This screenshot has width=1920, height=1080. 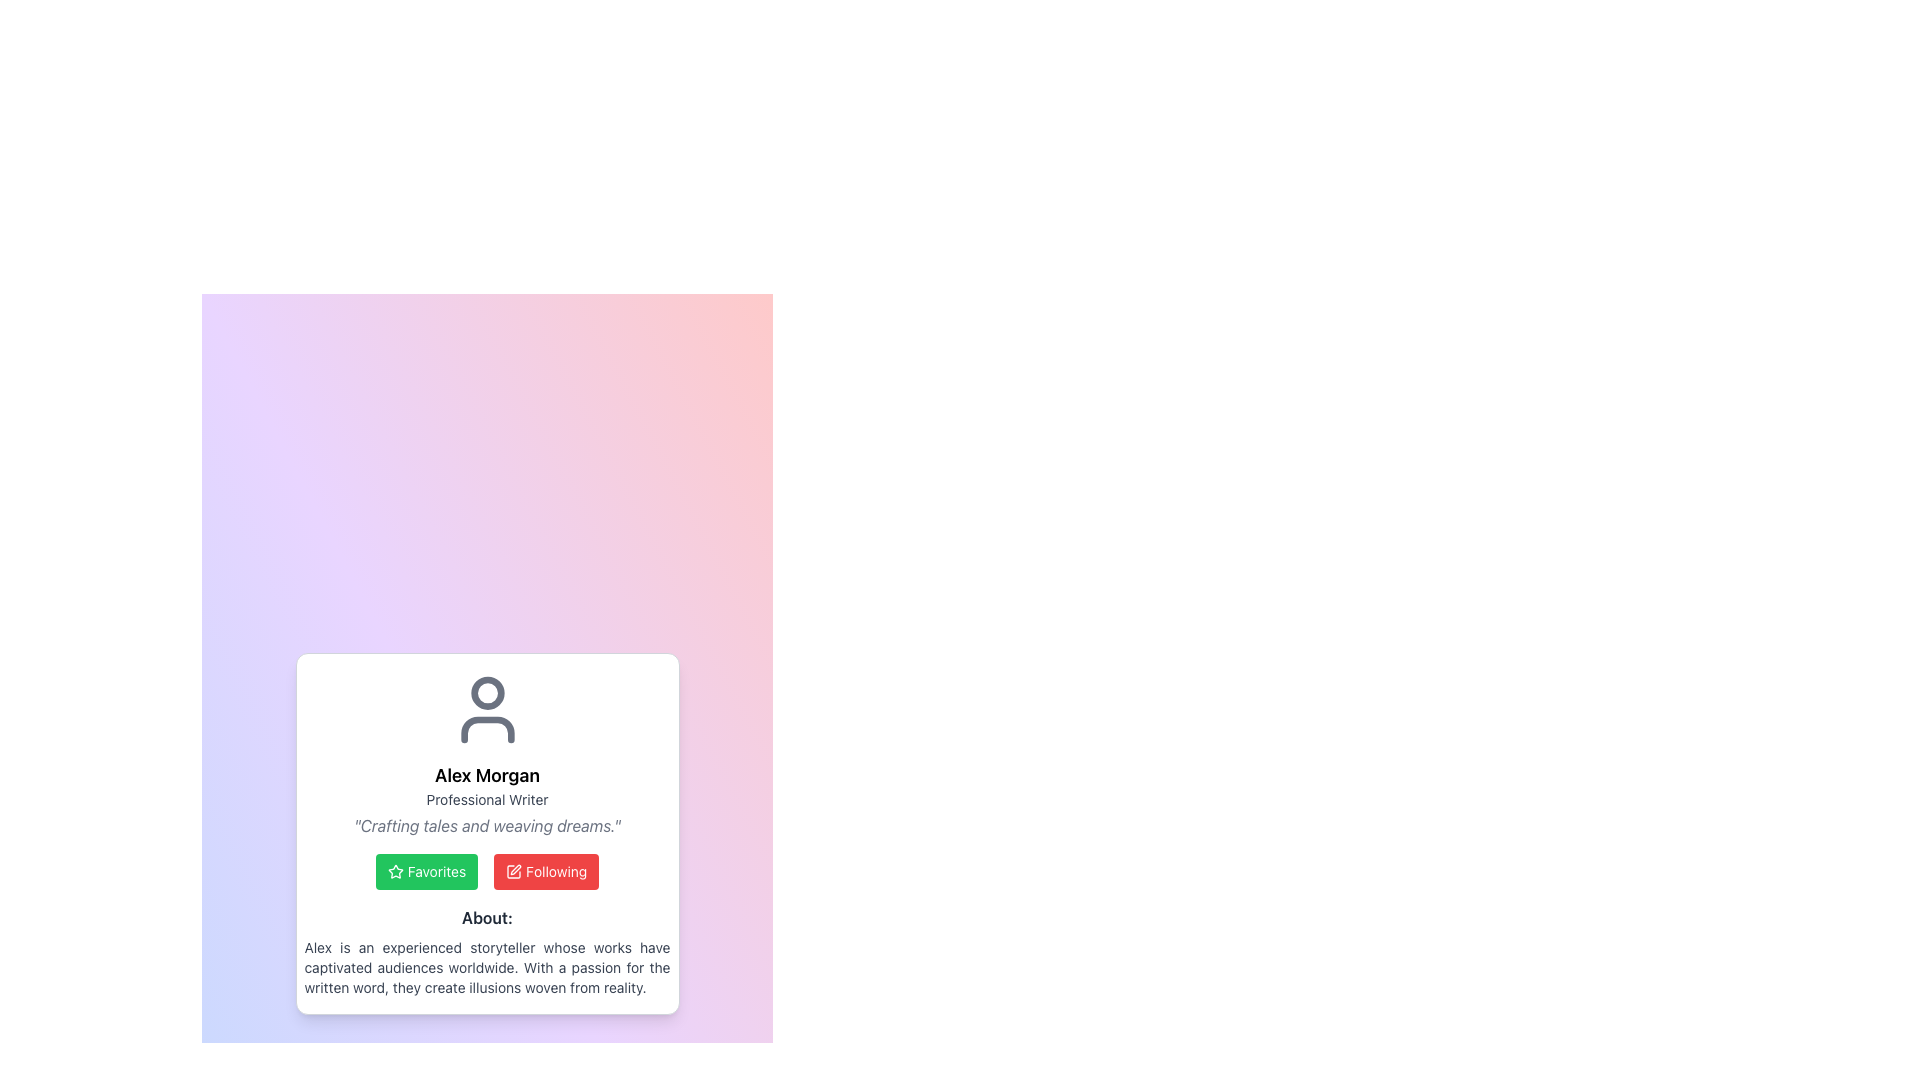 I want to click on the label that provides a tagline or quote situated beneath the 'Professional Writer' subtitle and above the 'Favorites' and 'Following' buttons in the card layout, so click(x=487, y=825).